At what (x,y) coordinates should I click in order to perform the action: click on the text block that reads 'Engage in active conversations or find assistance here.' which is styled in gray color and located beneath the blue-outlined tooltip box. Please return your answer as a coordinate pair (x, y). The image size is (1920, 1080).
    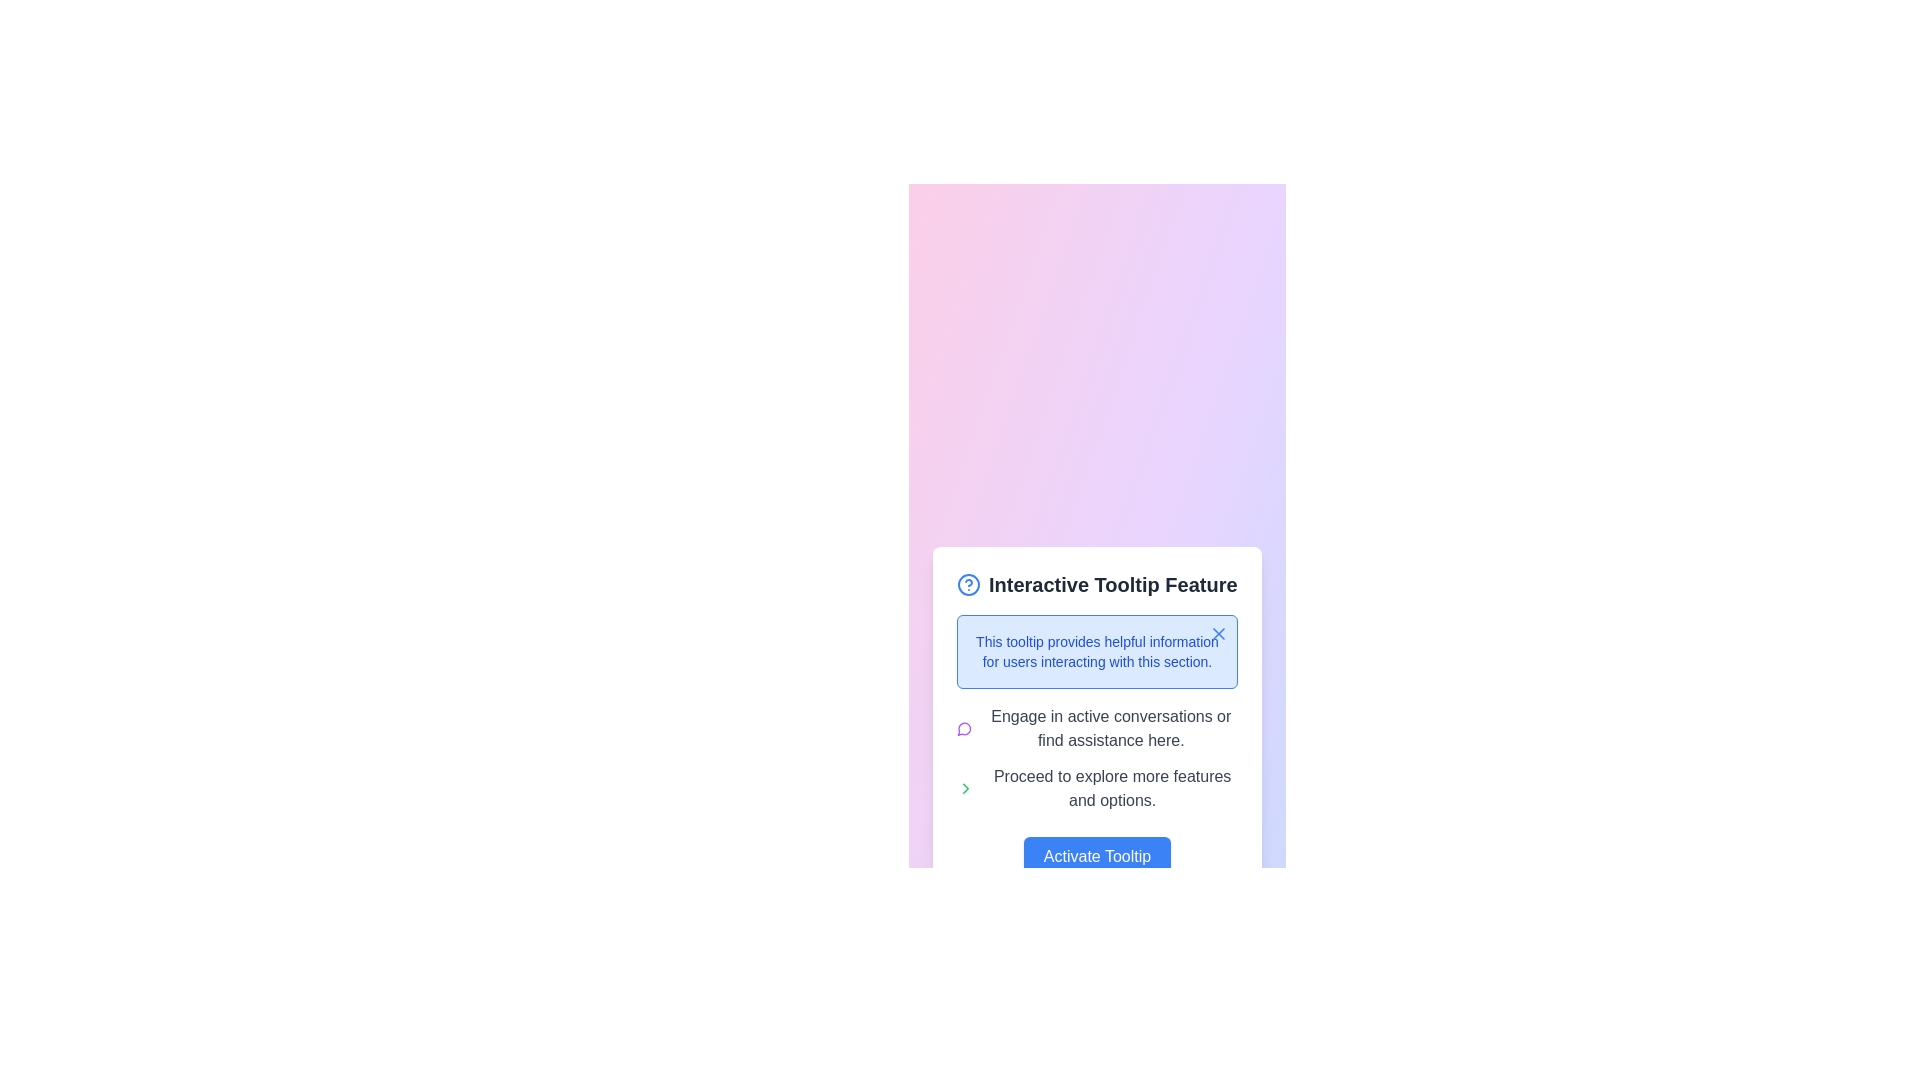
    Looking at the image, I should click on (1096, 724).